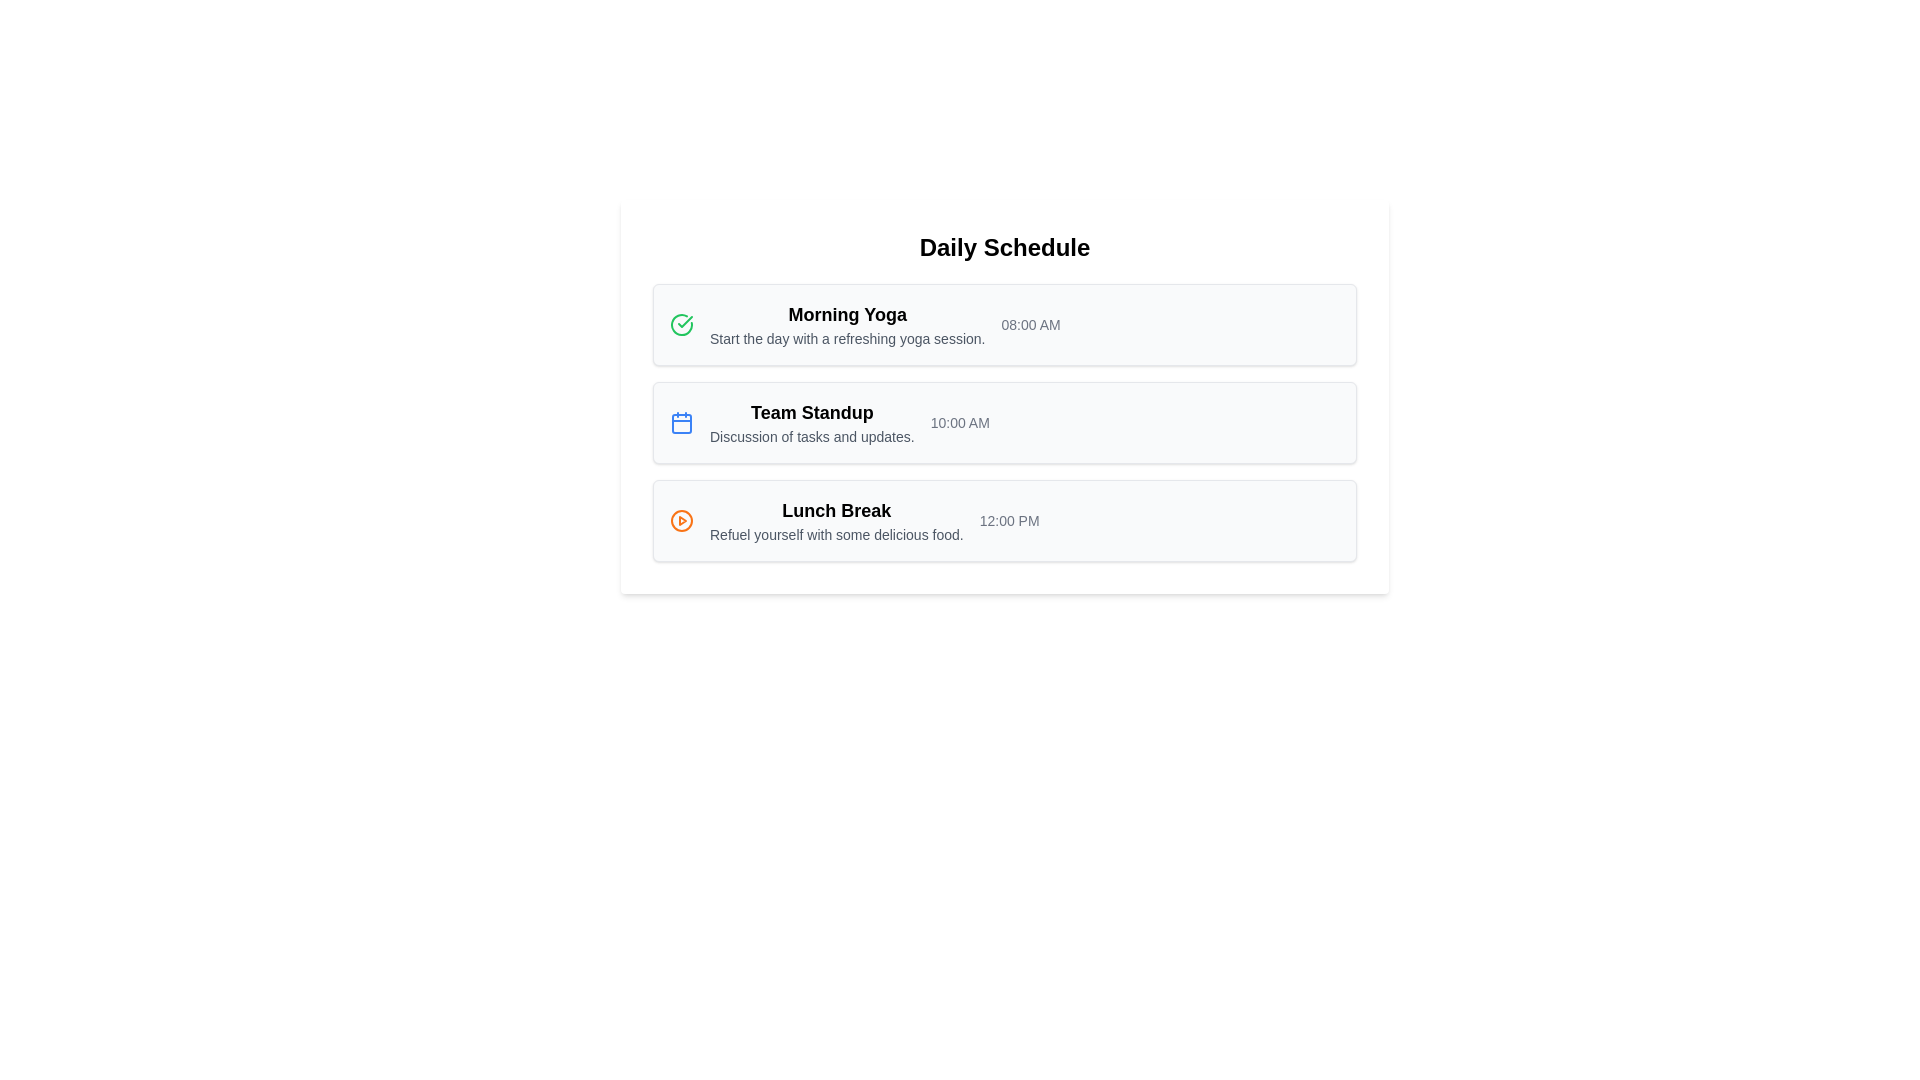 The width and height of the screenshot is (1920, 1080). What do you see at coordinates (836, 534) in the screenshot?
I see `descriptive text element located underneath the 'Lunch Break' section in the bottom third of the schedule layout` at bounding box center [836, 534].